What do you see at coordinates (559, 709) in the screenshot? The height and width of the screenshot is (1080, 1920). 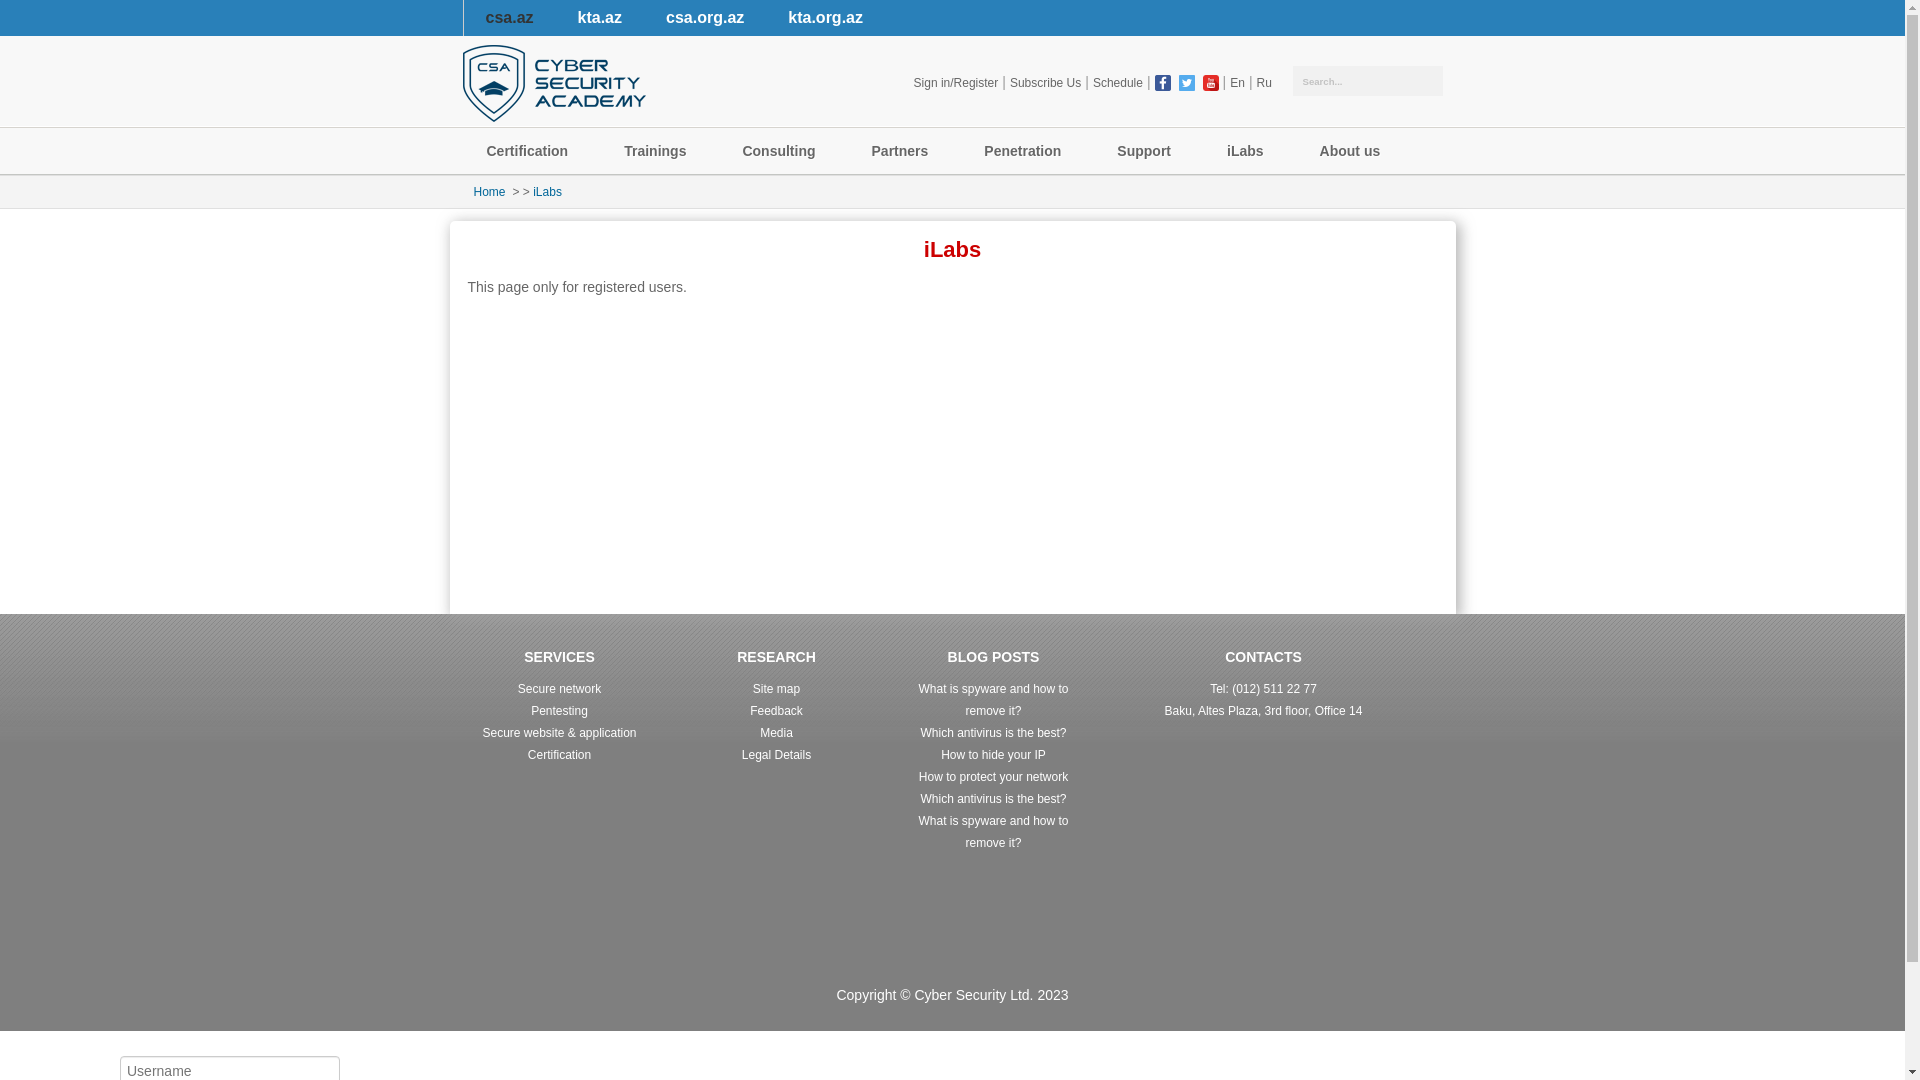 I see `'Pentesting'` at bounding box center [559, 709].